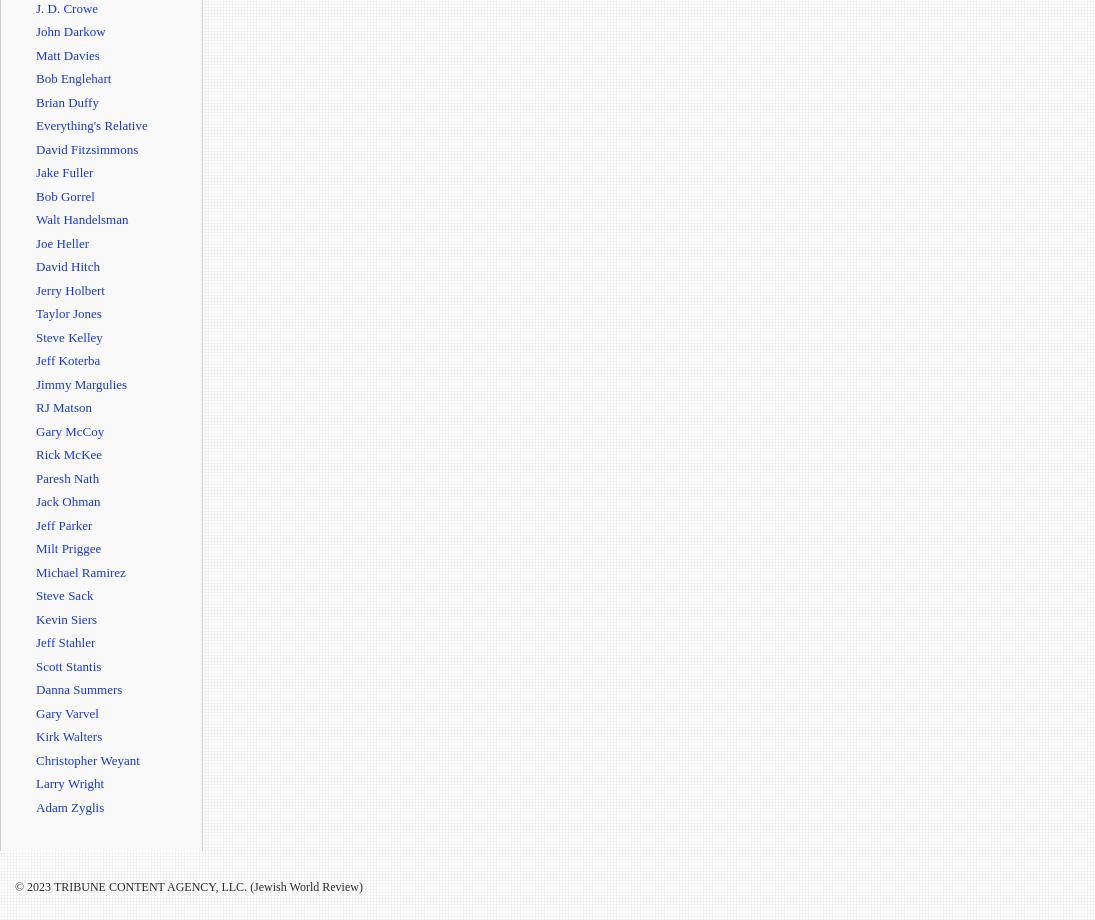  Describe the element at coordinates (66, 54) in the screenshot. I see `'Matt Davies'` at that location.